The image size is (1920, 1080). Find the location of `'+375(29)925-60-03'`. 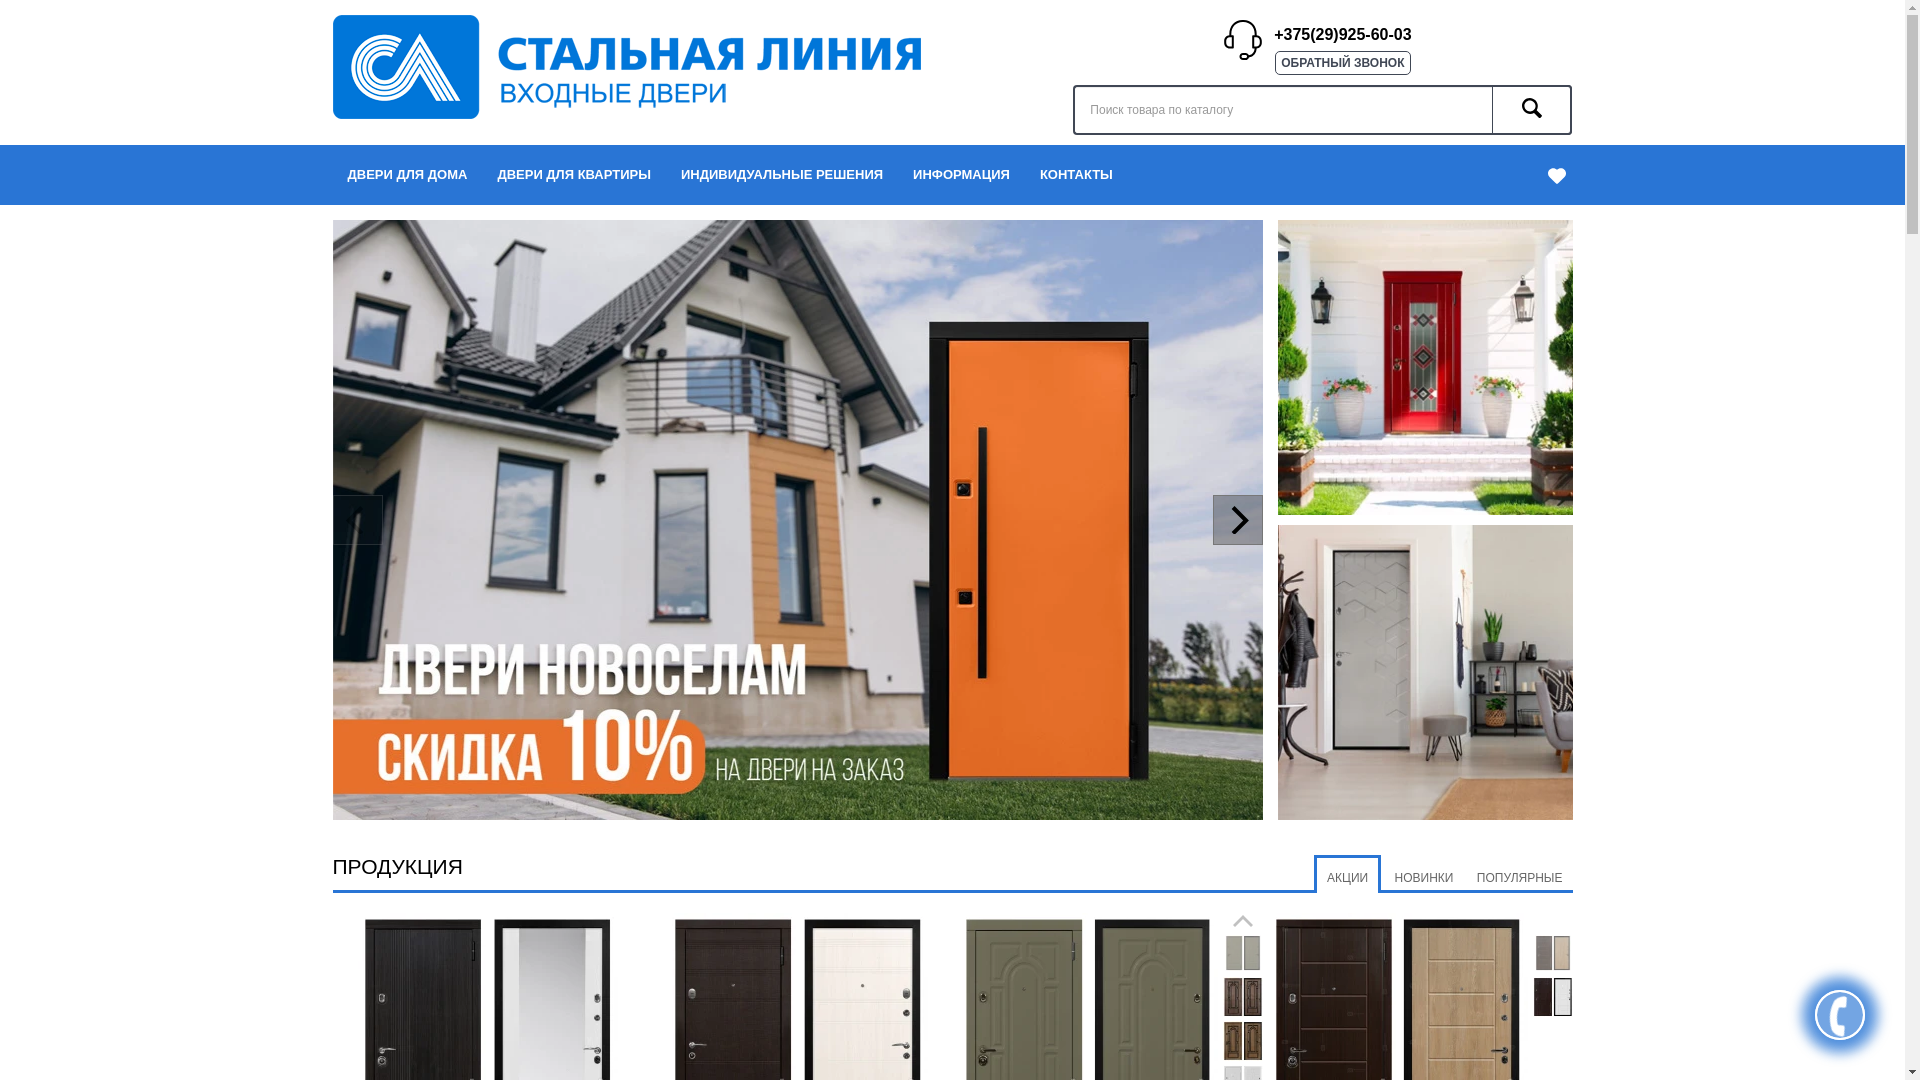

'+375(29)925-60-03' is located at coordinates (1342, 35).